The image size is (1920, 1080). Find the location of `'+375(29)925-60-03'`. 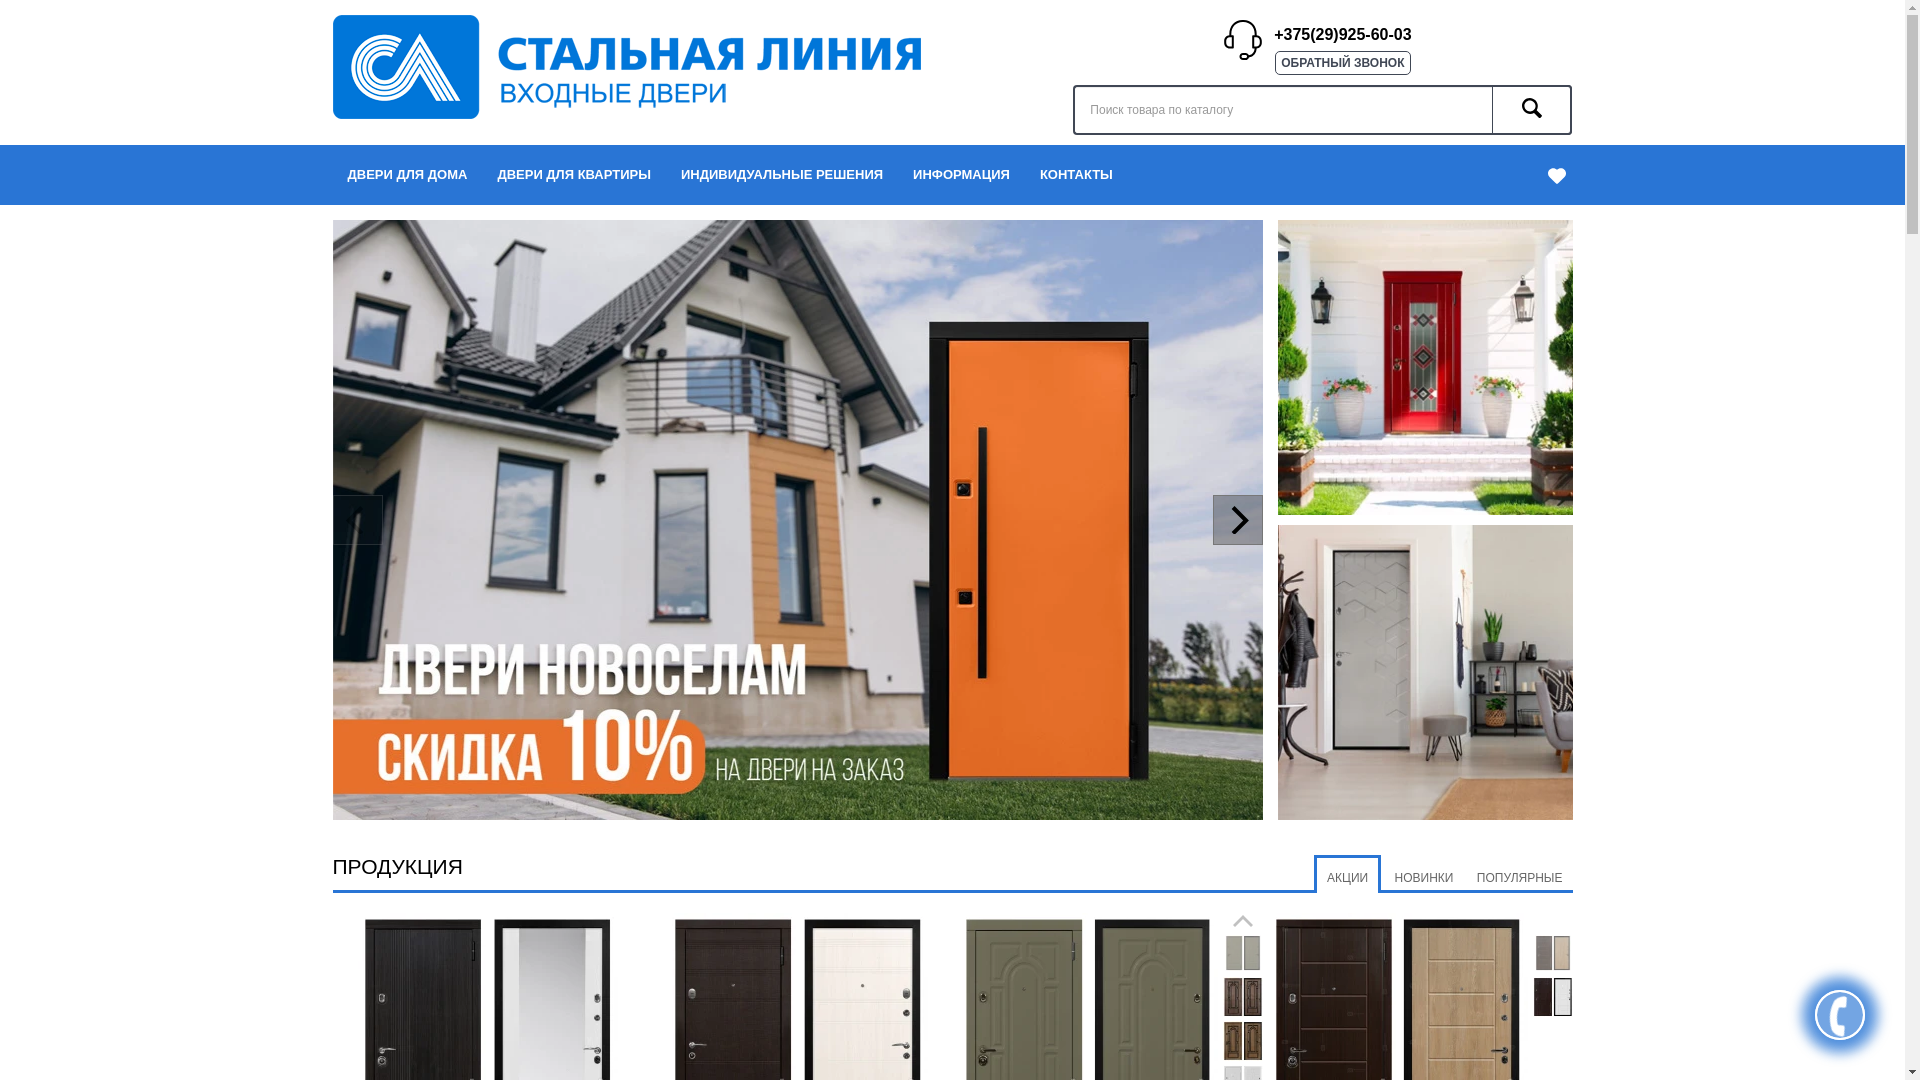

'+375(29)925-60-03' is located at coordinates (1342, 35).